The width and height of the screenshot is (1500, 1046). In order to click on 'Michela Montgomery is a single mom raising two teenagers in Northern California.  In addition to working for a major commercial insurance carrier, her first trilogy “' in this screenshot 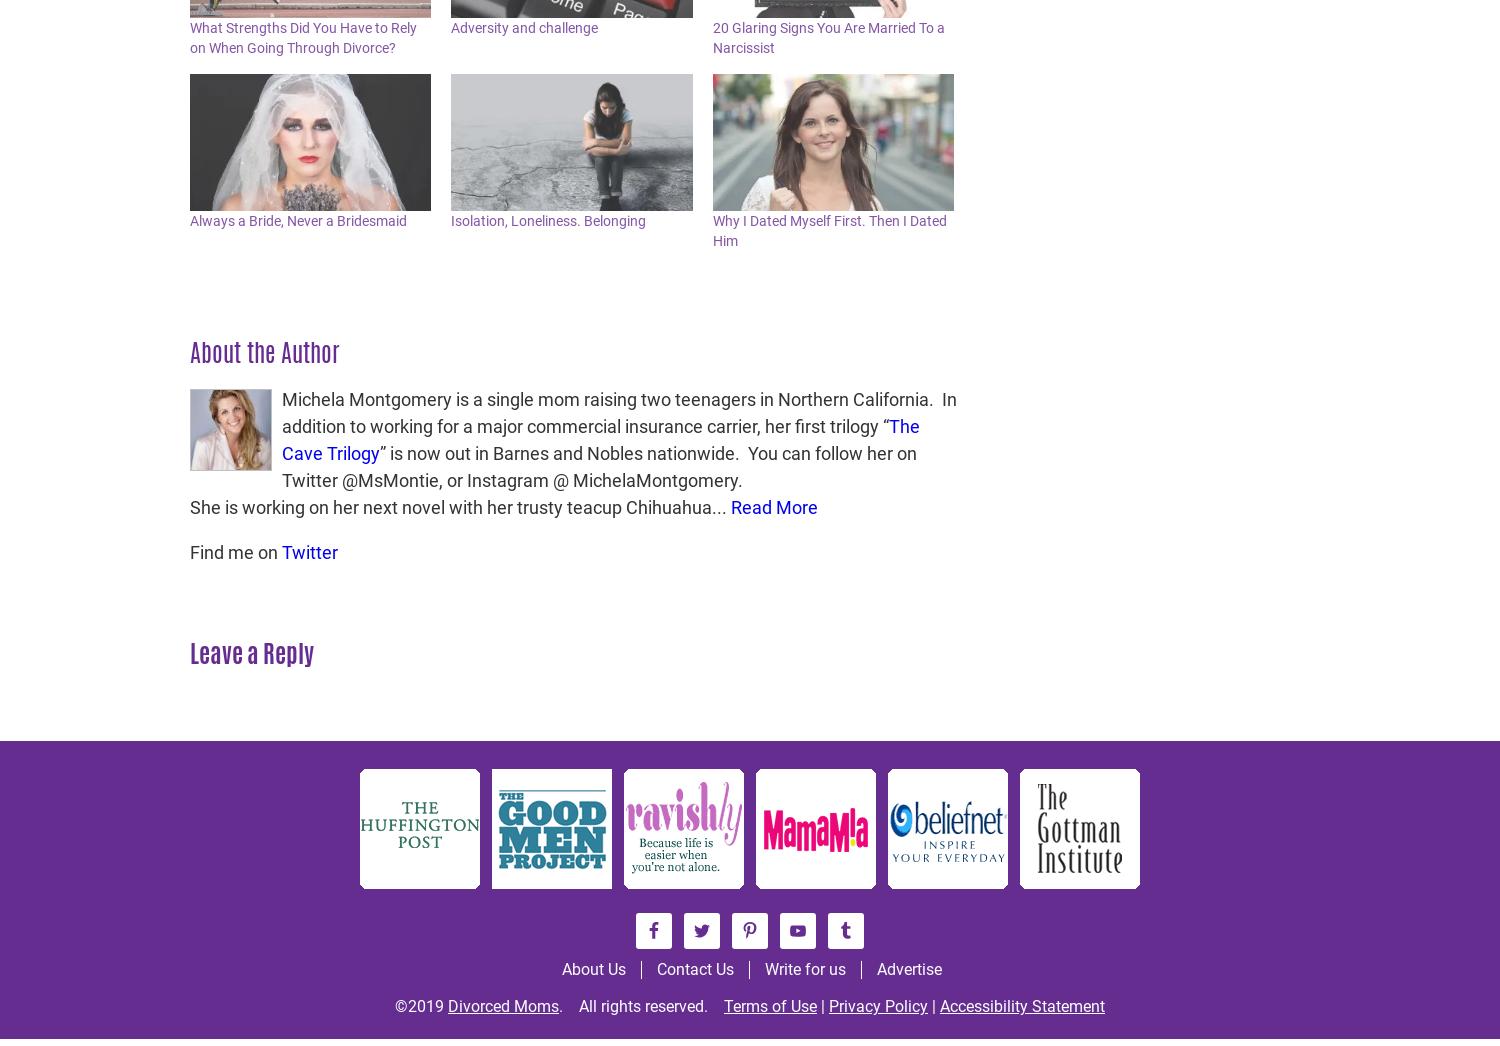, I will do `click(282, 412)`.